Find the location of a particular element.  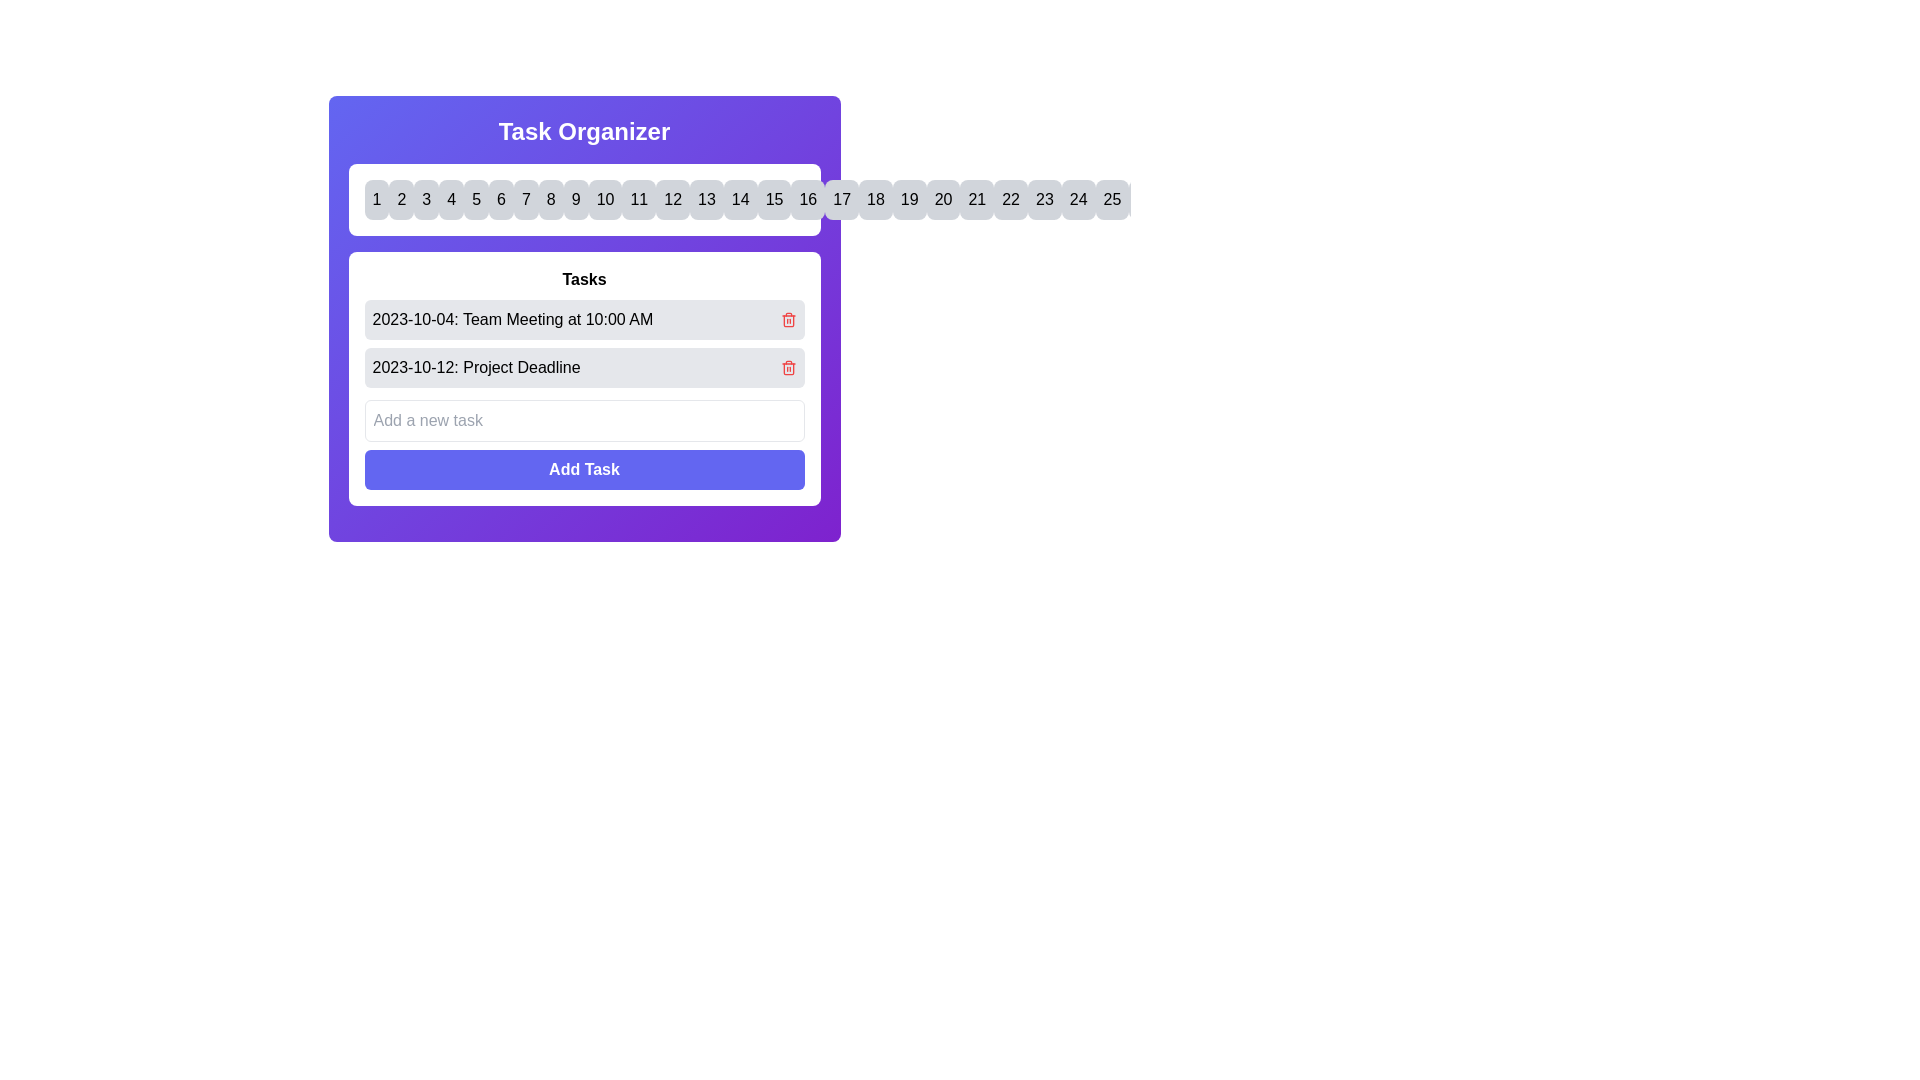

the light-gray rounded rectangle button displaying the number '1', which is the first item in a horizontal list at the top of the interface is located at coordinates (376, 200).